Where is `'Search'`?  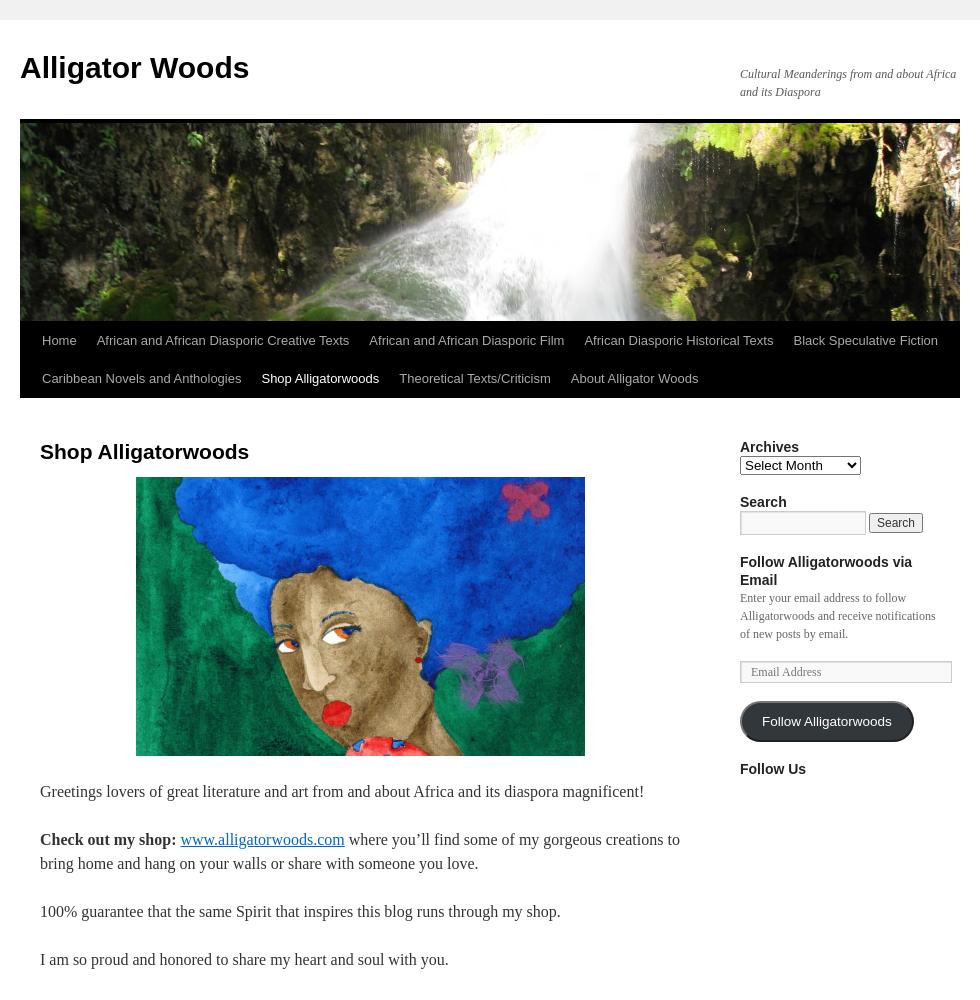
'Search' is located at coordinates (763, 502).